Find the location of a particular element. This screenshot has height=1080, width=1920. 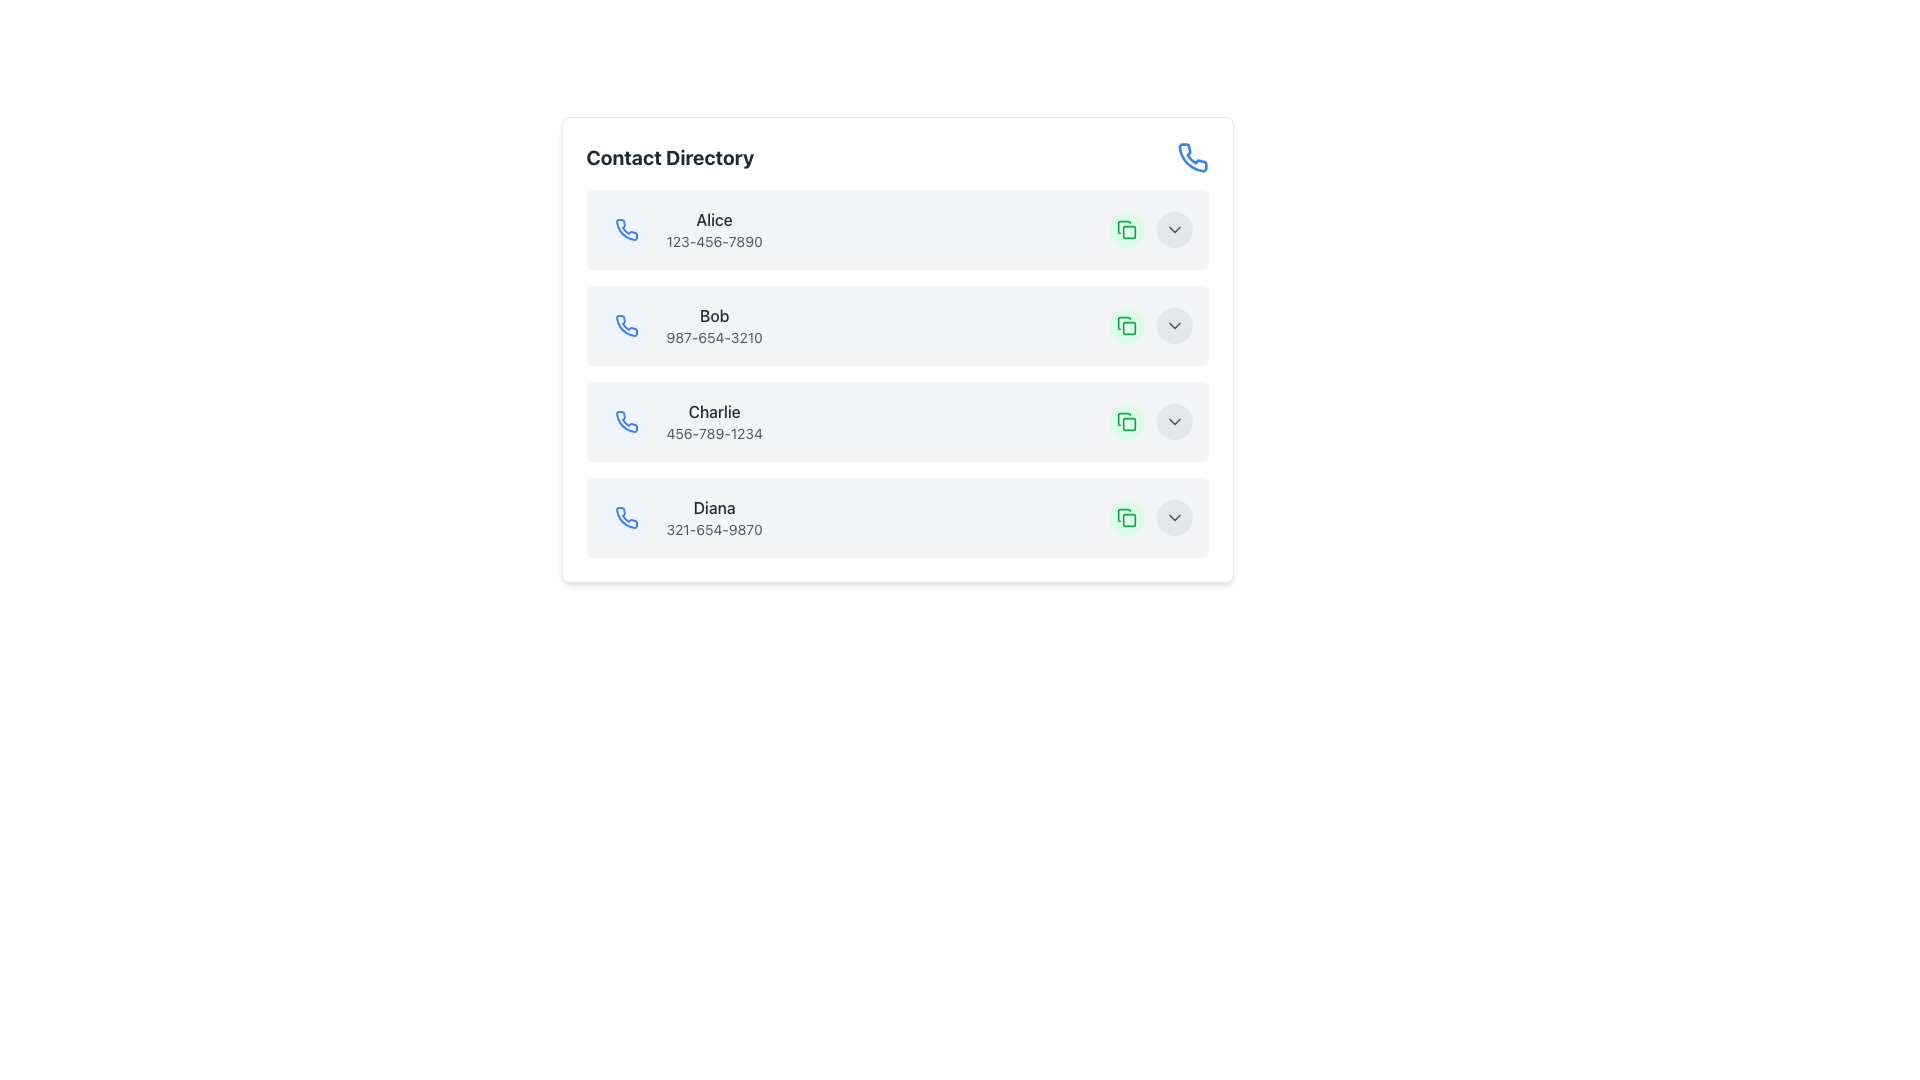

the text label displaying the contact identifier 'Bob' with their associated phone number in the second row of the 'Contact Directory' section to copy the text if functionality allows is located at coordinates (714, 325).